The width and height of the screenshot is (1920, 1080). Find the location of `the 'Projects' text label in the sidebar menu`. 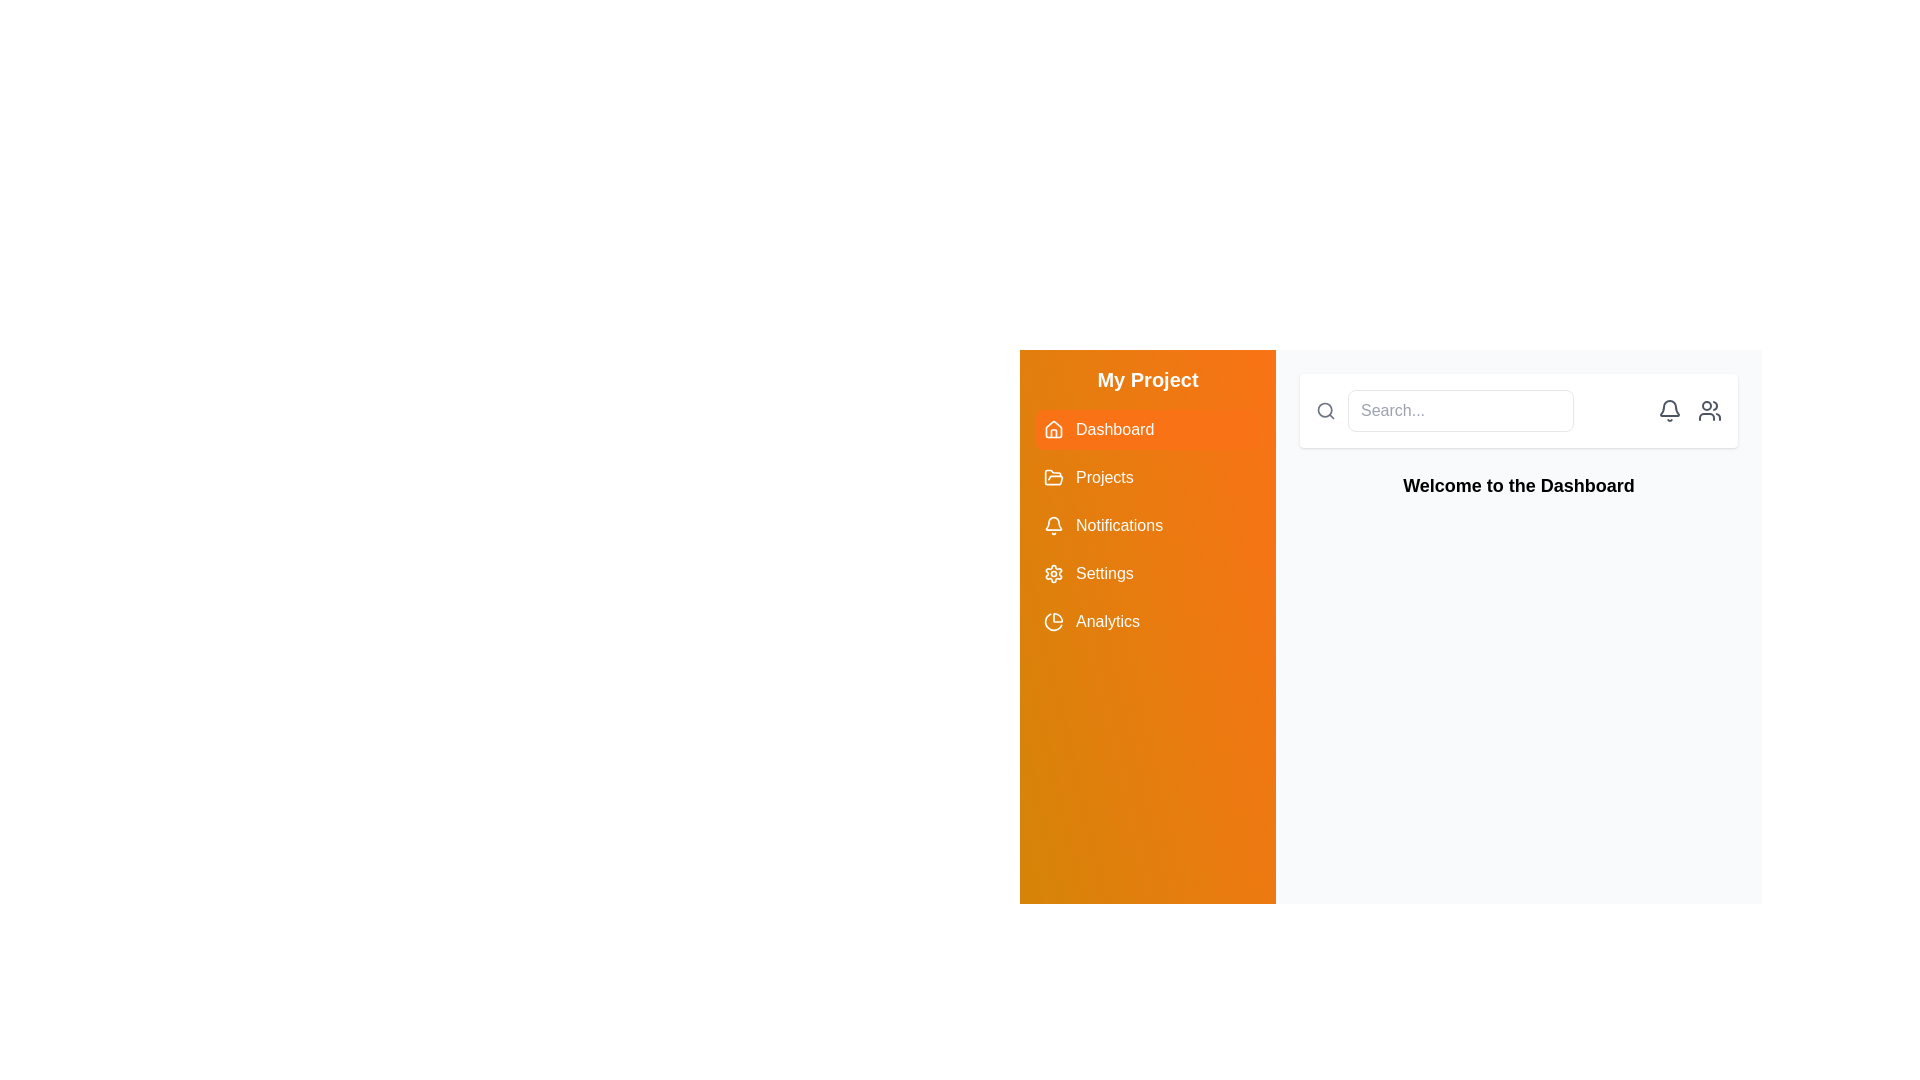

the 'Projects' text label in the sidebar menu is located at coordinates (1103, 478).